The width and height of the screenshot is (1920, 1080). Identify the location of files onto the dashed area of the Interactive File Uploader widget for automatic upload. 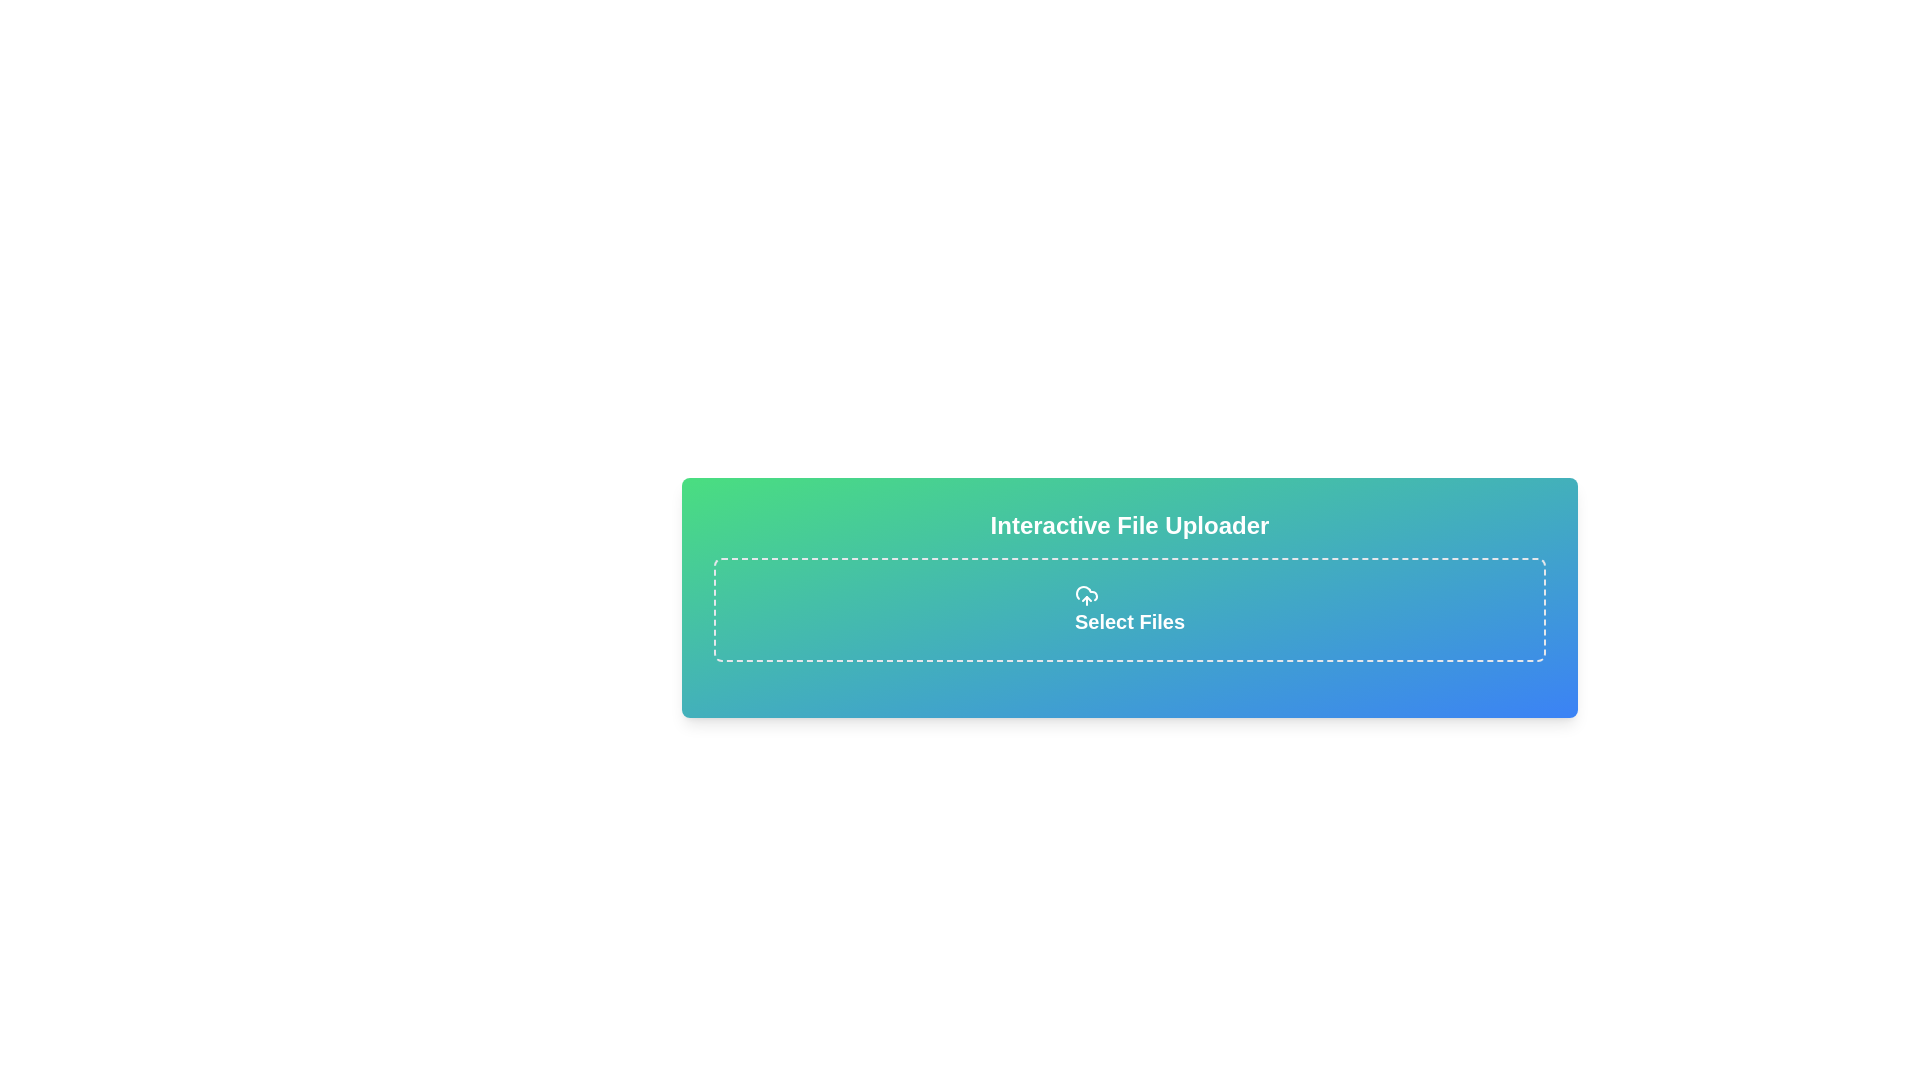
(1129, 596).